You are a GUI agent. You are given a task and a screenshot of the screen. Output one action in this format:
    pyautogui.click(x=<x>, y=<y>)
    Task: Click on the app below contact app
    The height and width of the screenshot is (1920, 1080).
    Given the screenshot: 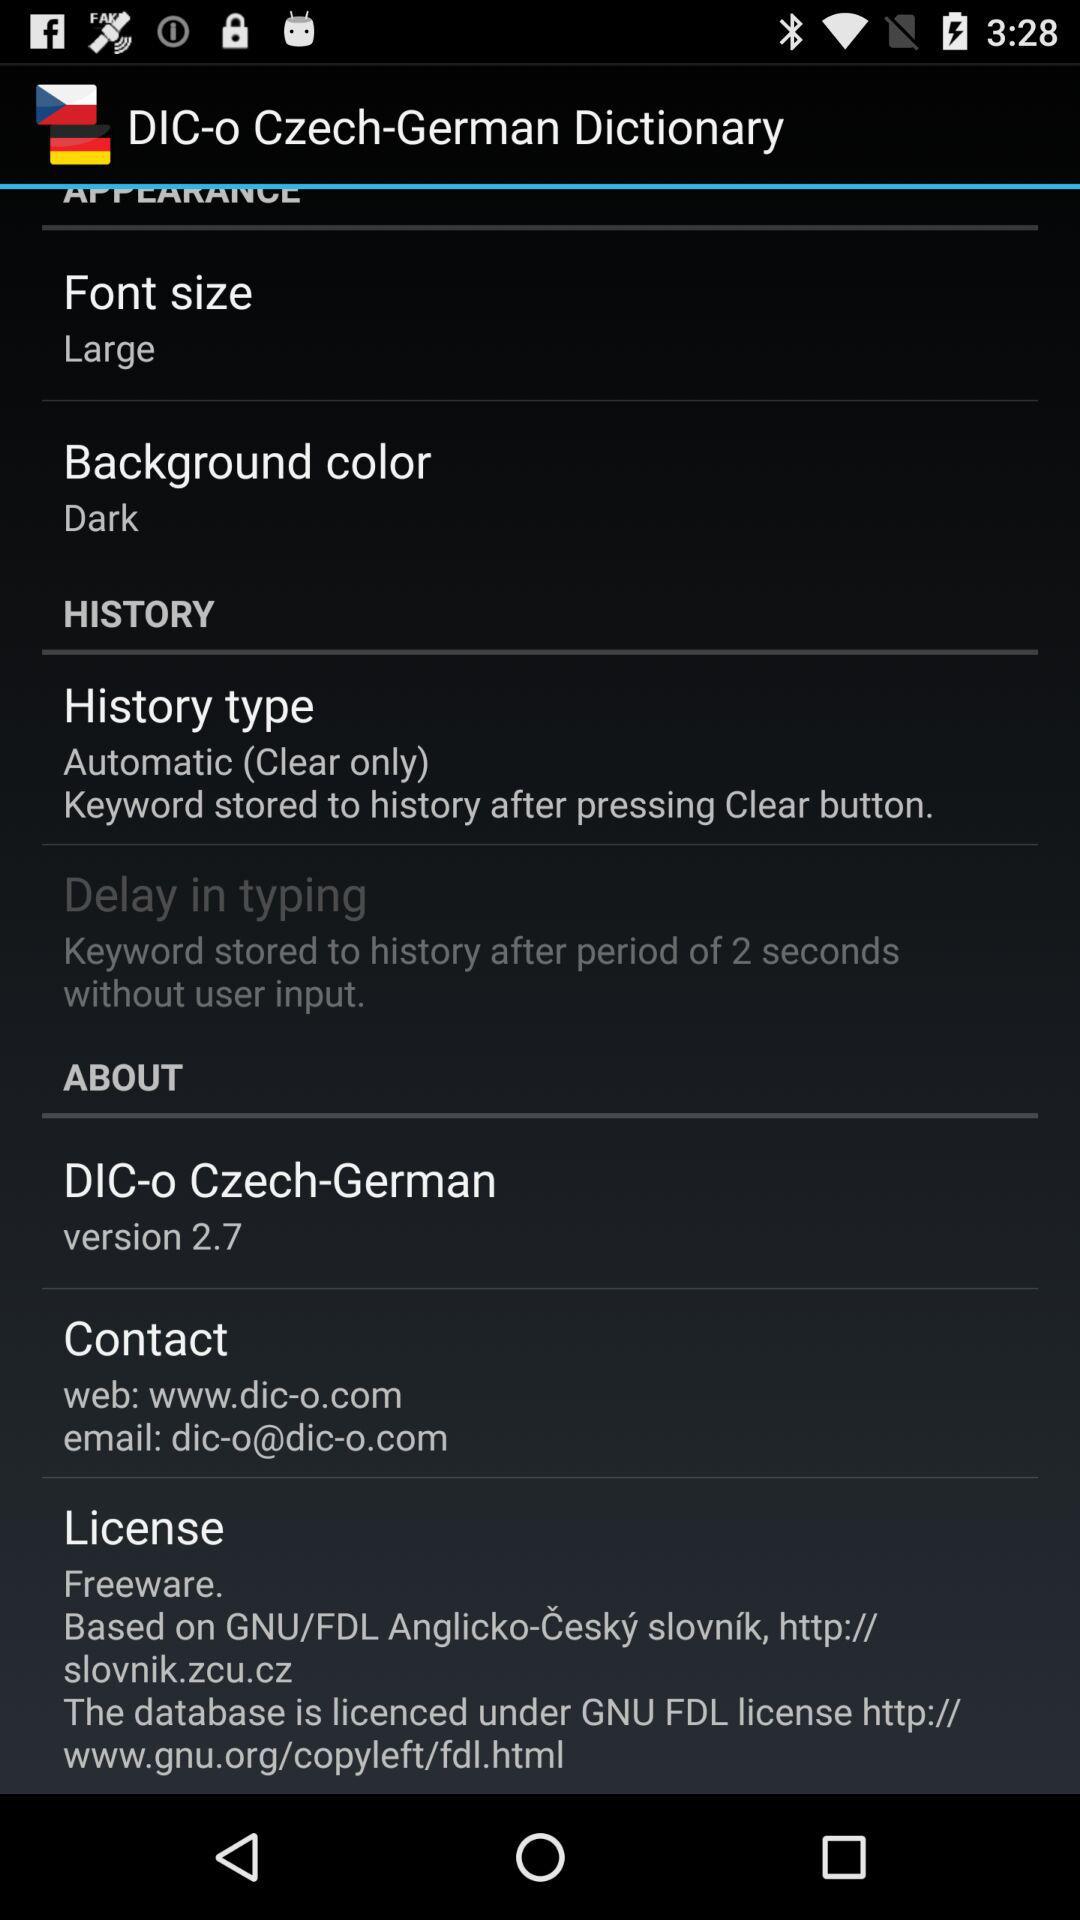 What is the action you would take?
    pyautogui.click(x=254, y=1413)
    